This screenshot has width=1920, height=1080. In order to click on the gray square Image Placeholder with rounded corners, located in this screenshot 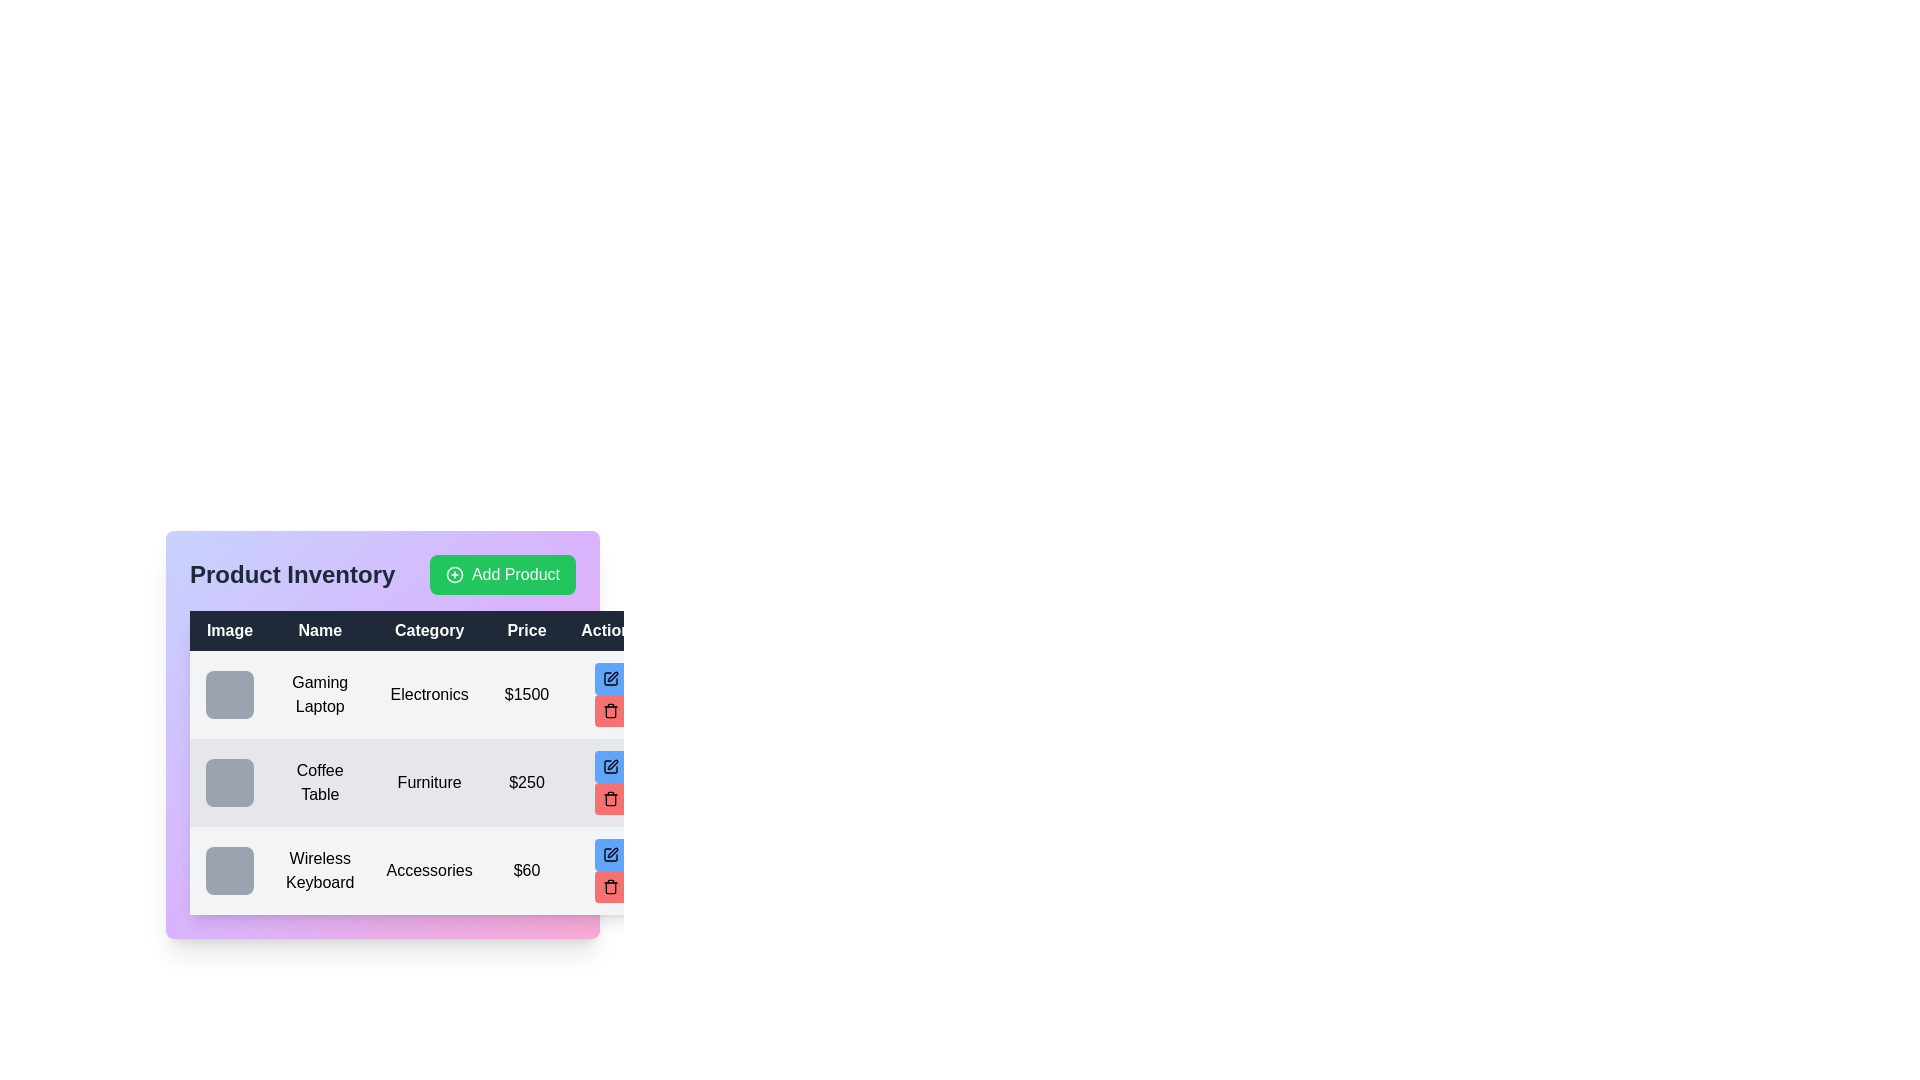, I will do `click(230, 782)`.